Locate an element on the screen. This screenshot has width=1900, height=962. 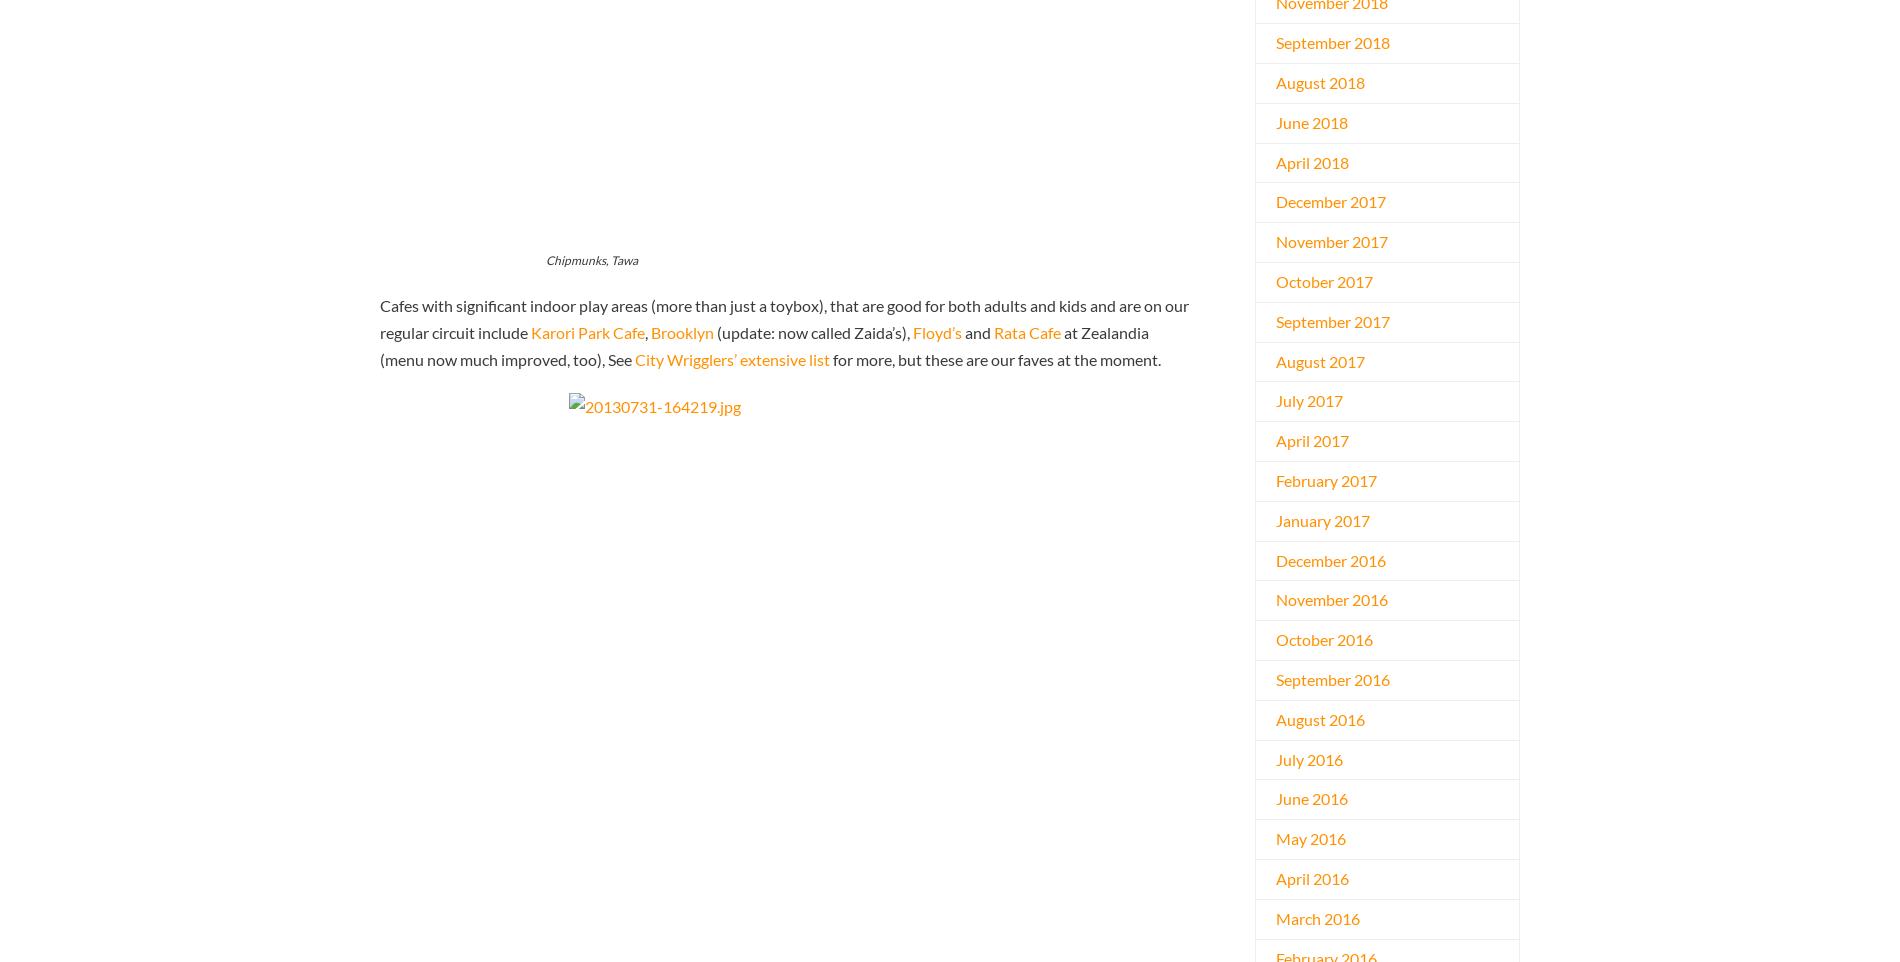
'(update: now called Zaida’s),' is located at coordinates (812, 330).